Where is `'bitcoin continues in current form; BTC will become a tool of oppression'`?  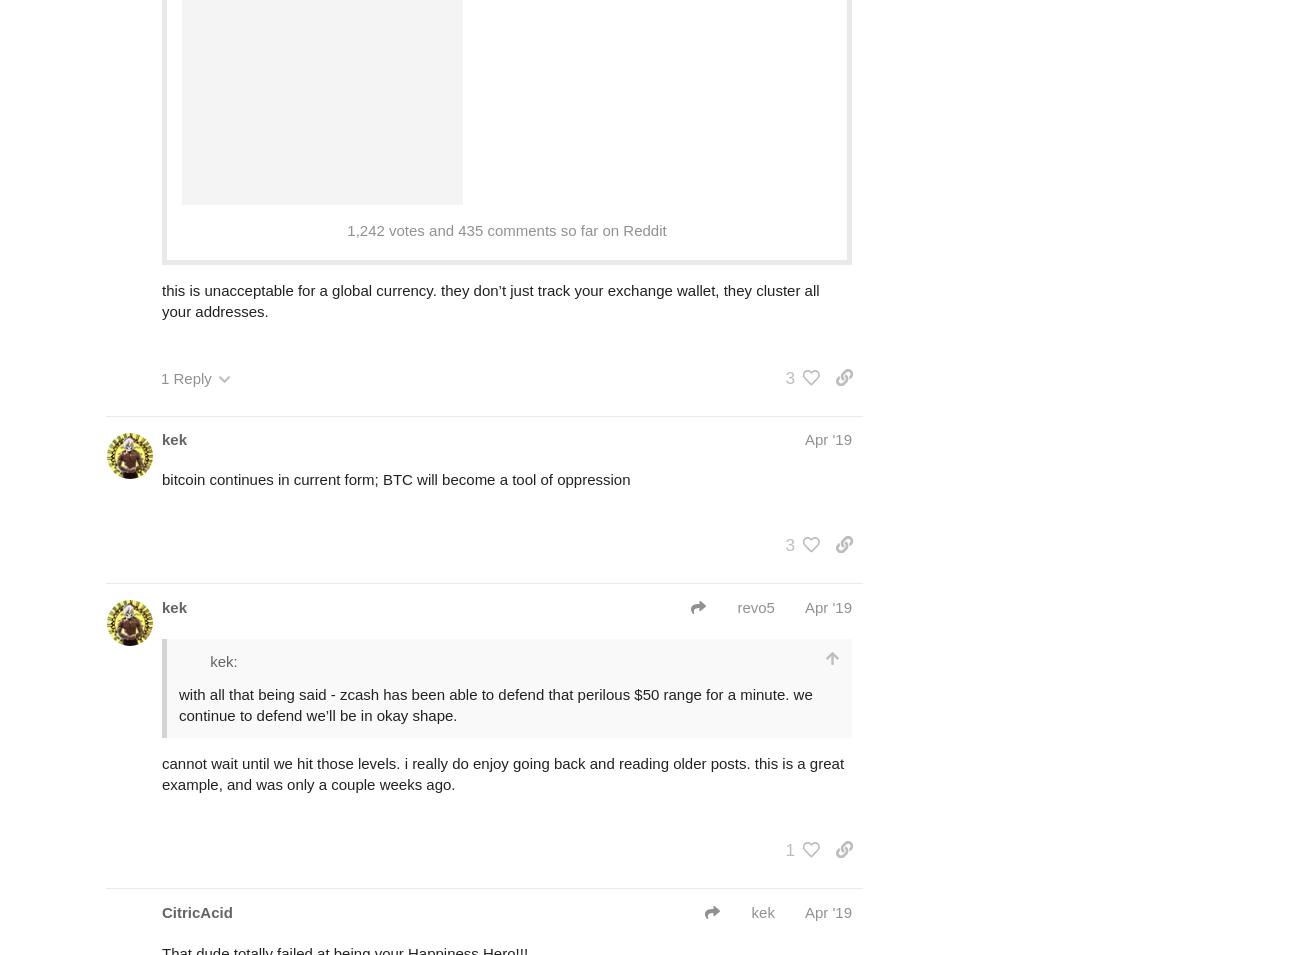 'bitcoin continues in current form; BTC will become a tool of oppression' is located at coordinates (395, 478).